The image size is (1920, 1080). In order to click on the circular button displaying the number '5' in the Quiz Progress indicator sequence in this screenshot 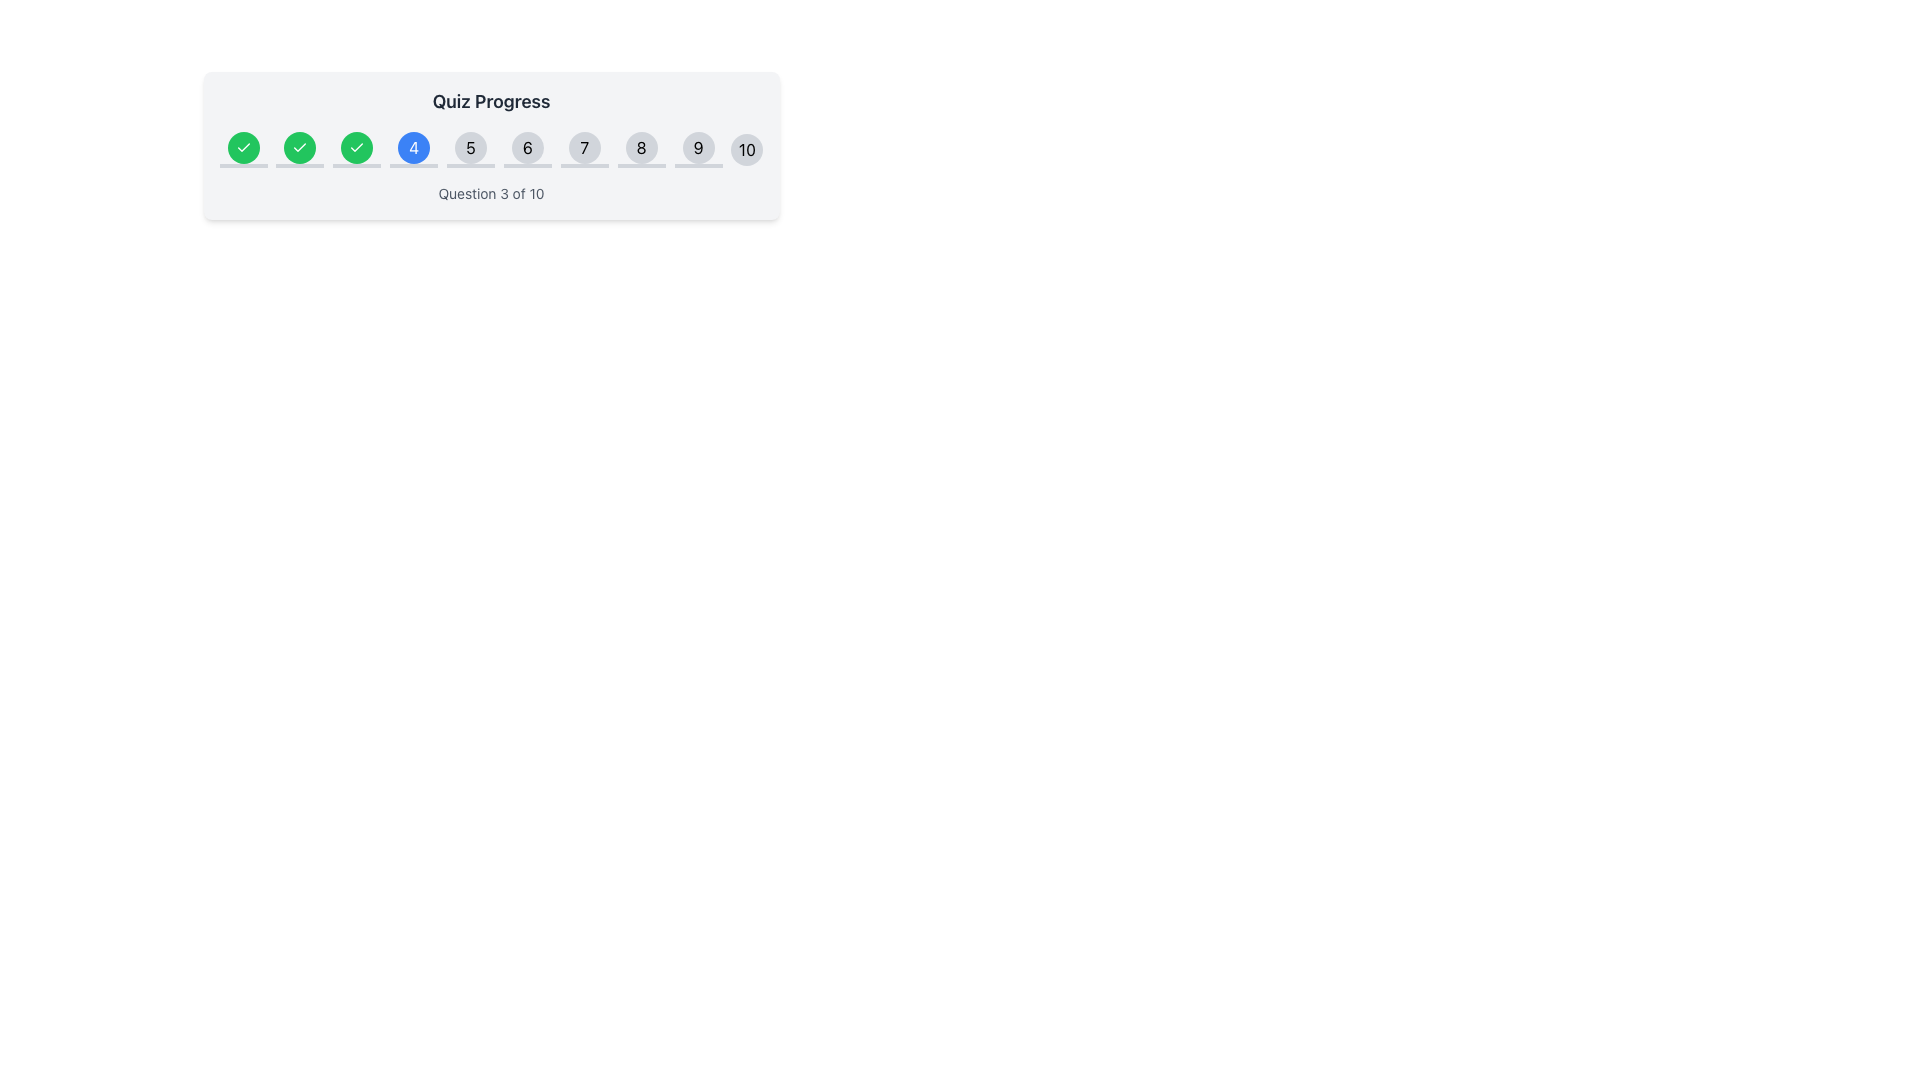, I will do `click(469, 149)`.